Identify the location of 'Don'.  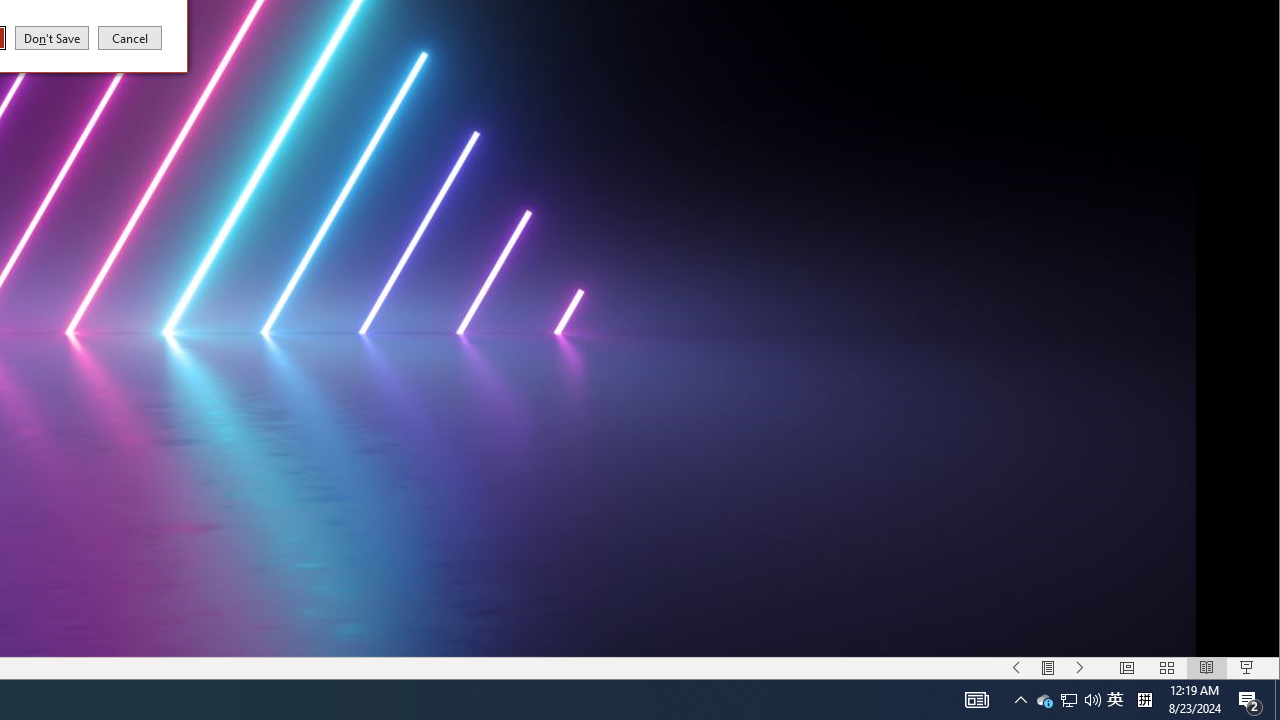
(52, 37).